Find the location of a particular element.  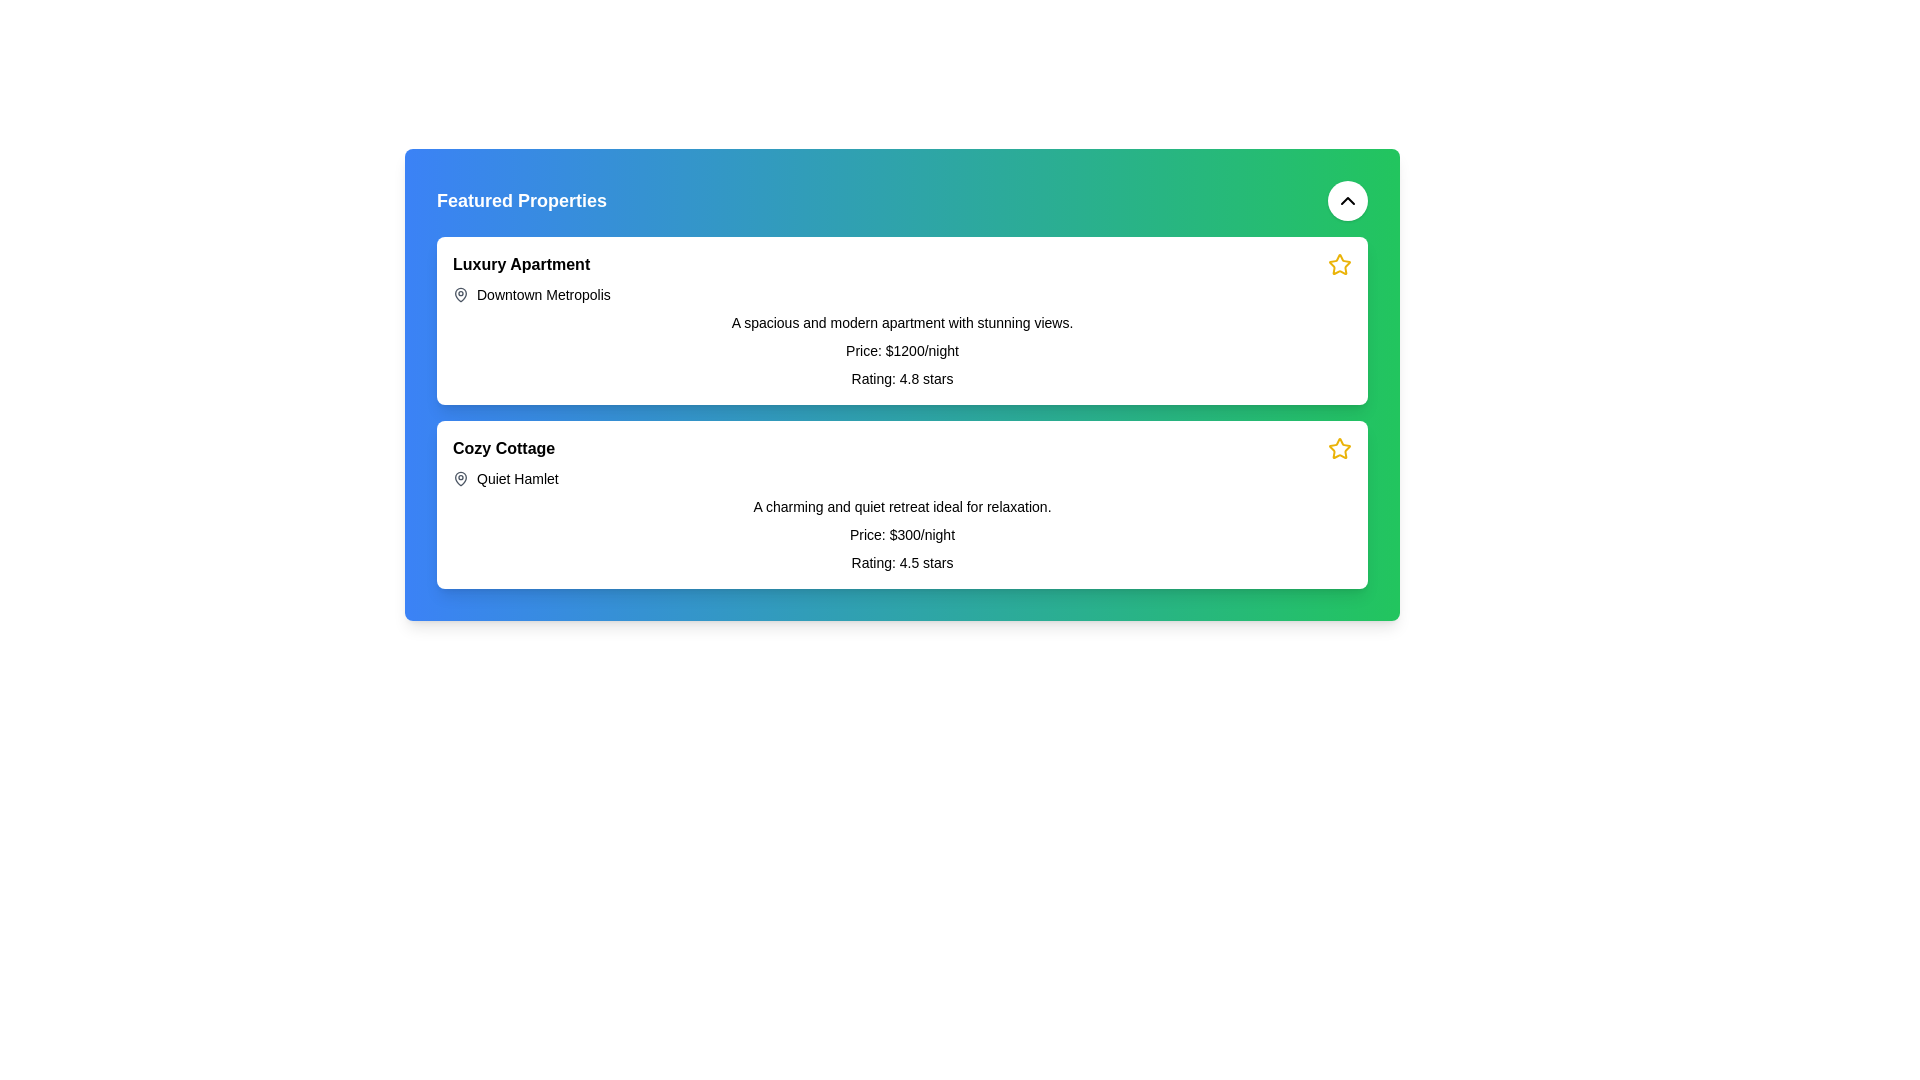

the Text label indicating the geographical or descriptive location associated with the 'Cozy Cottage' property, located under the 'Cozy Cottage' heading in the lower portion of the interface is located at coordinates (517, 478).